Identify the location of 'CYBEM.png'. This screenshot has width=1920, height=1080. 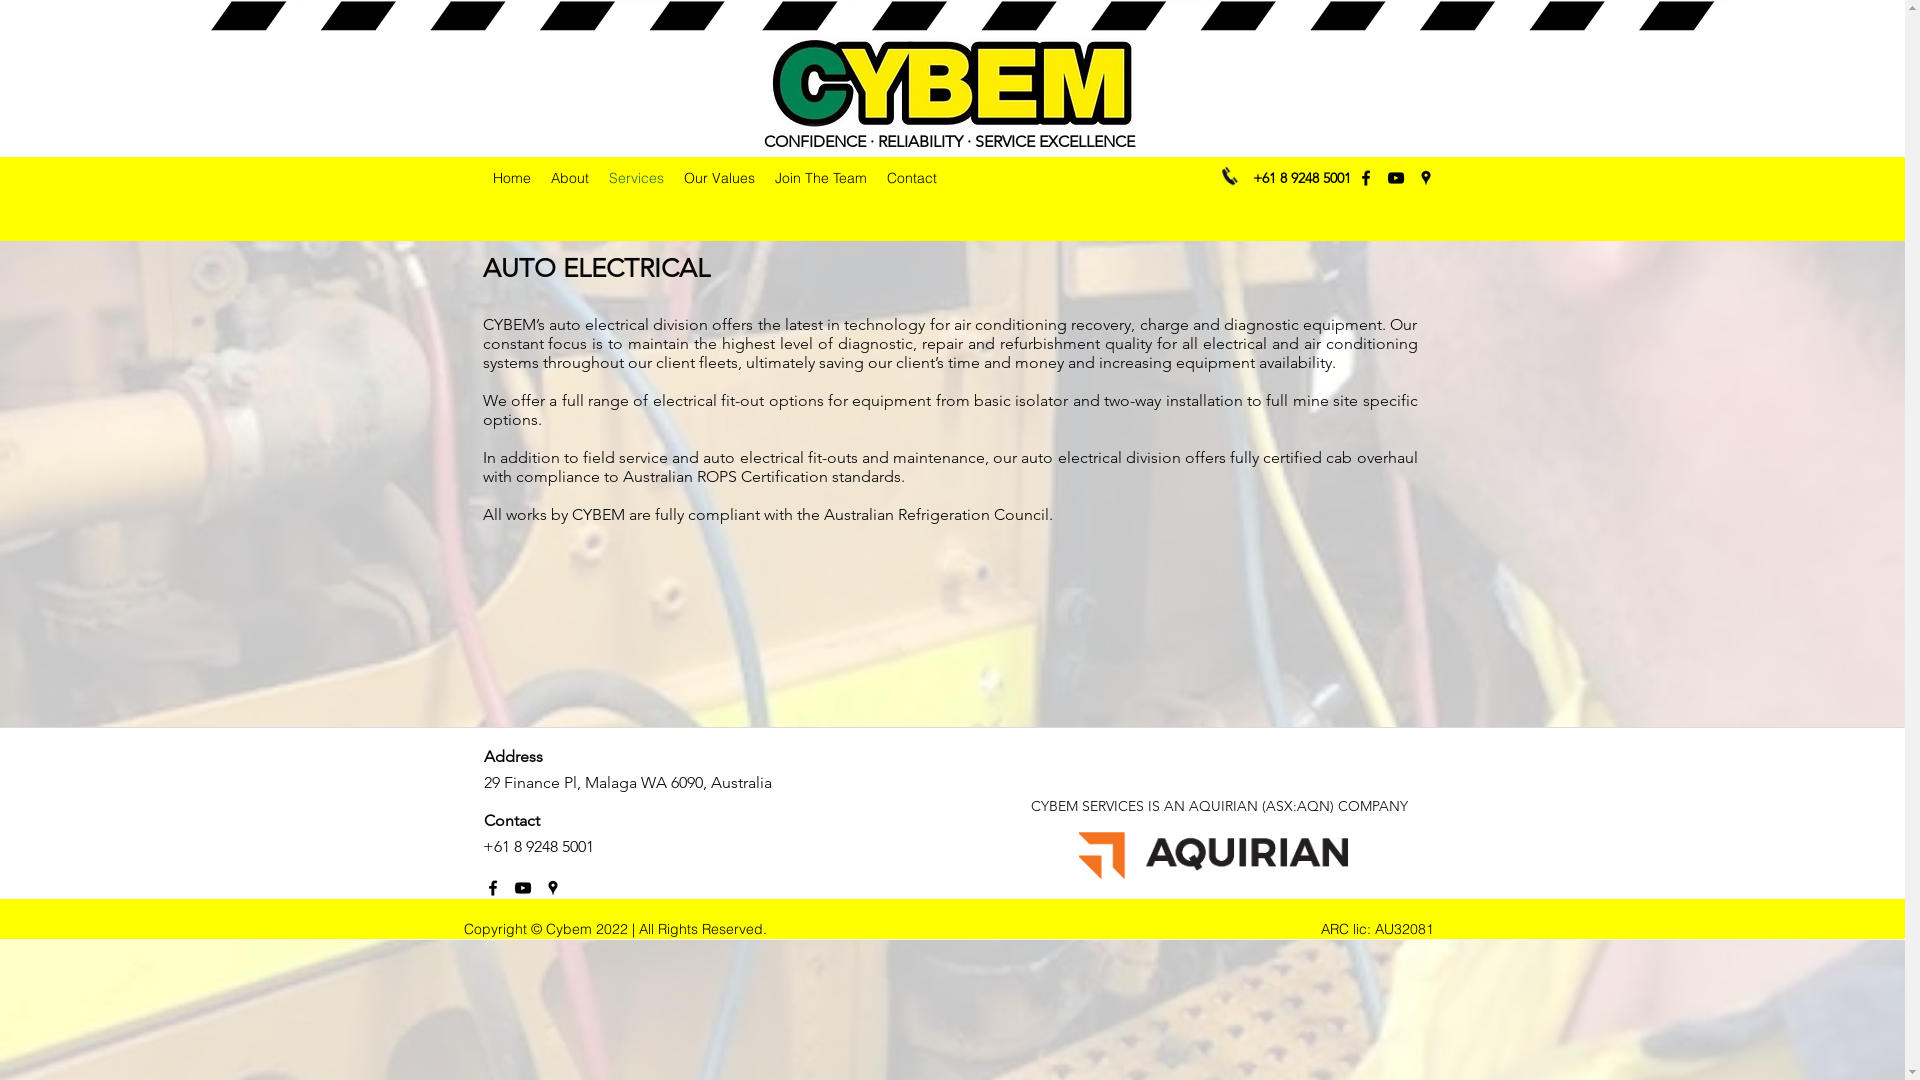
(767, 81).